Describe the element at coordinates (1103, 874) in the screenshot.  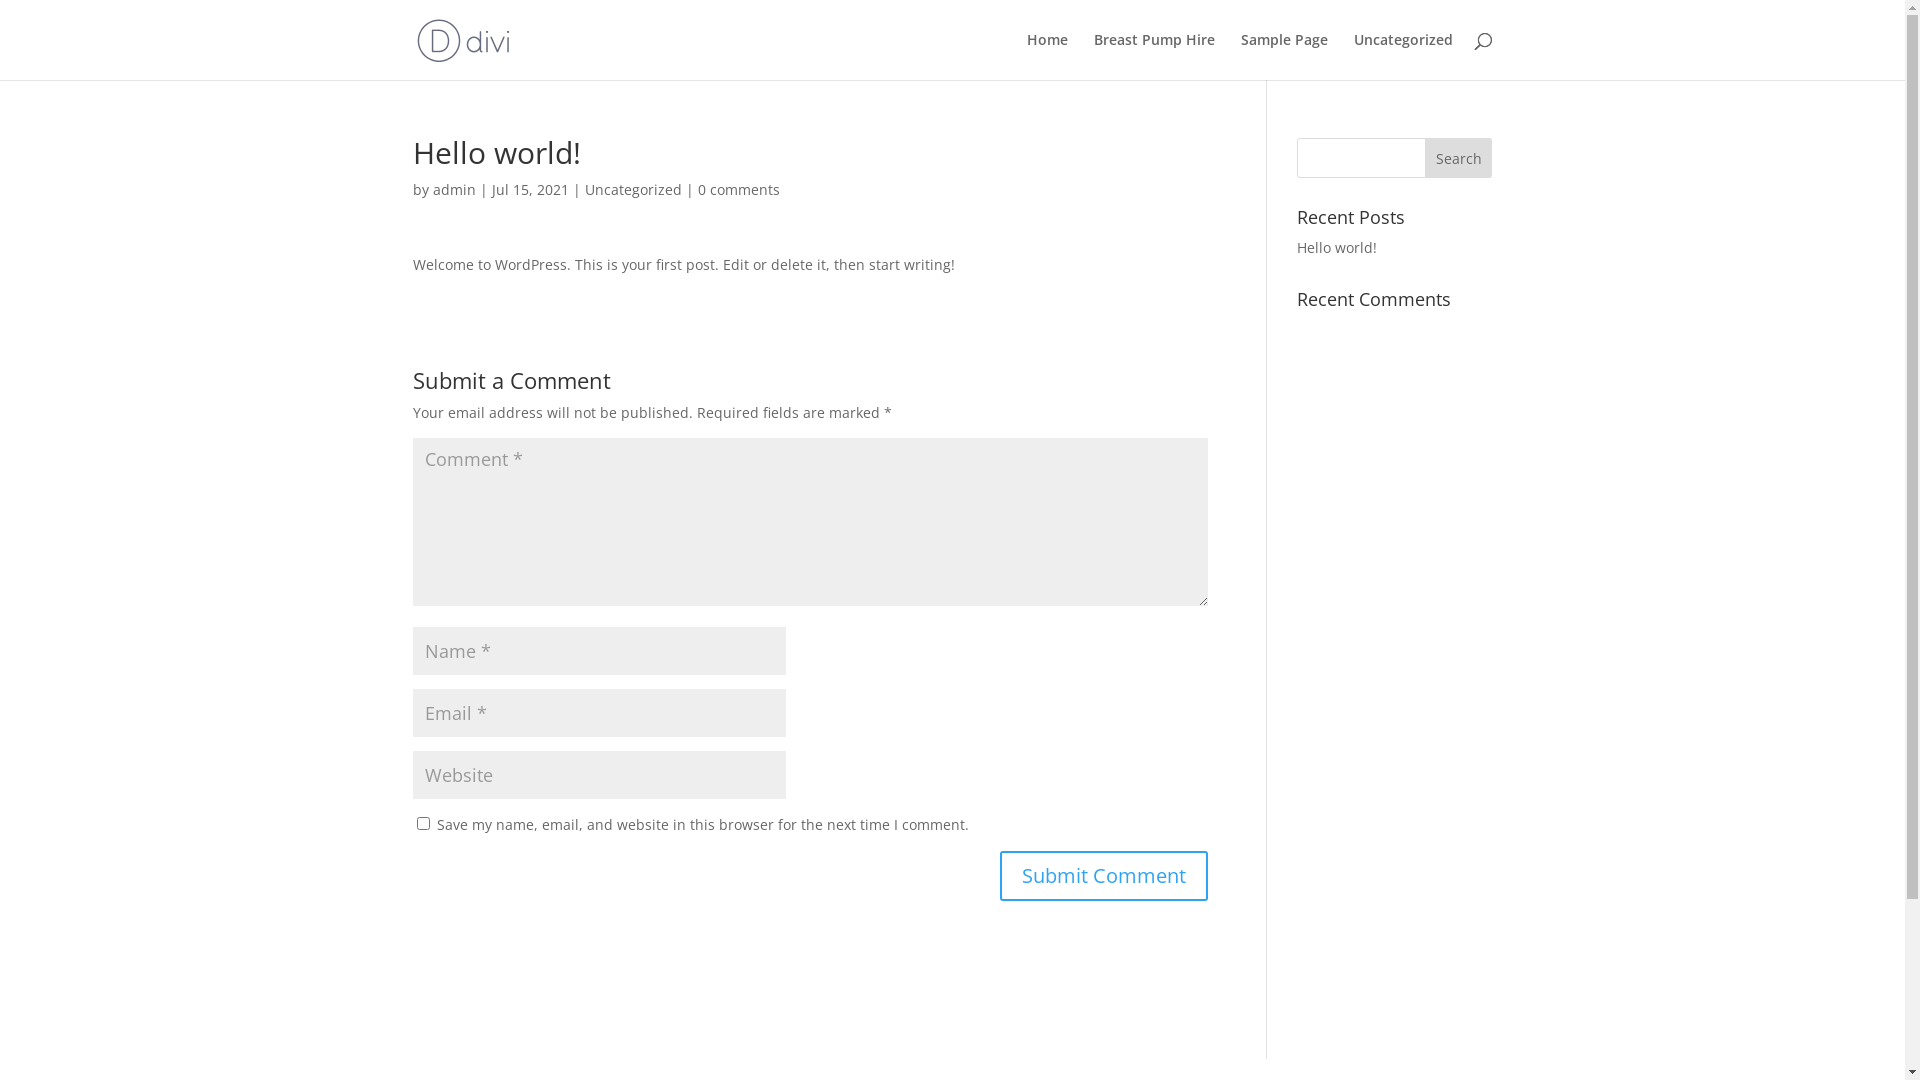
I see `'Submit Comment'` at that location.